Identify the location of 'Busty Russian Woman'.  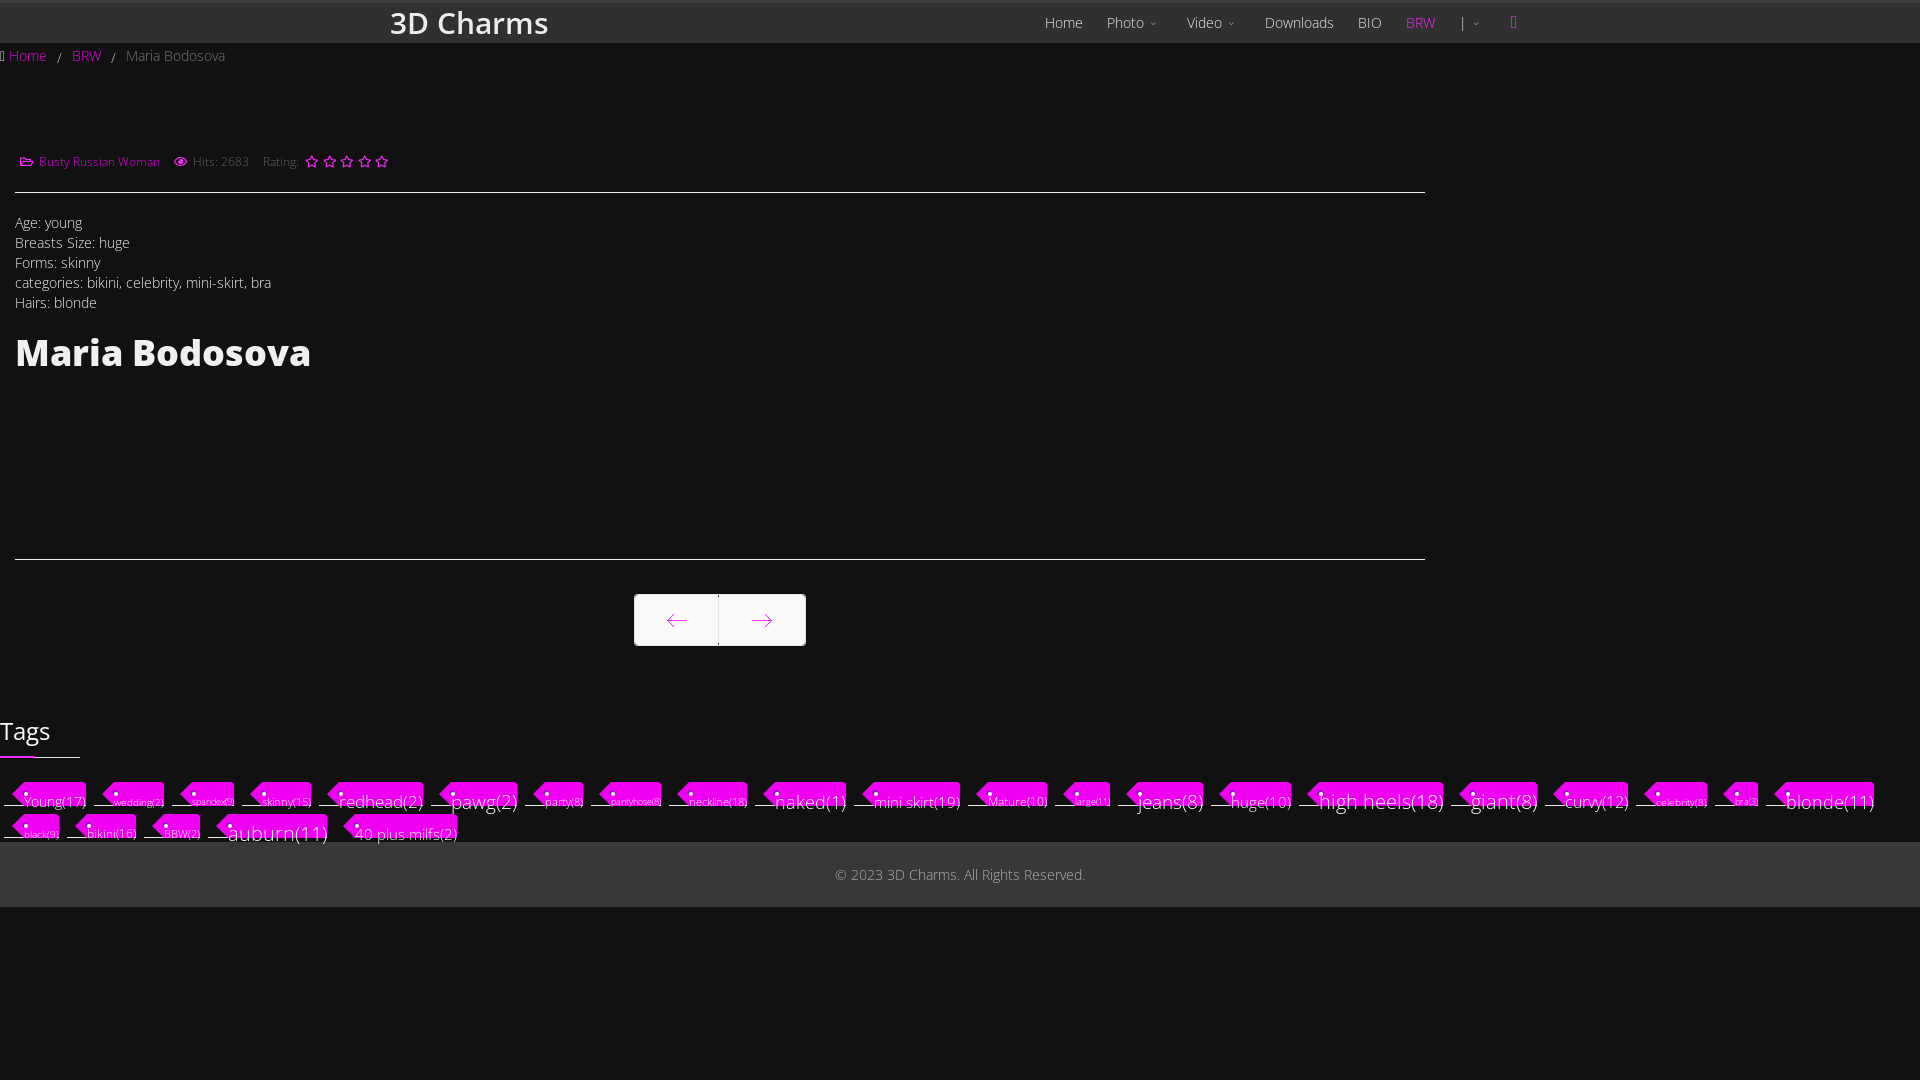
(98, 160).